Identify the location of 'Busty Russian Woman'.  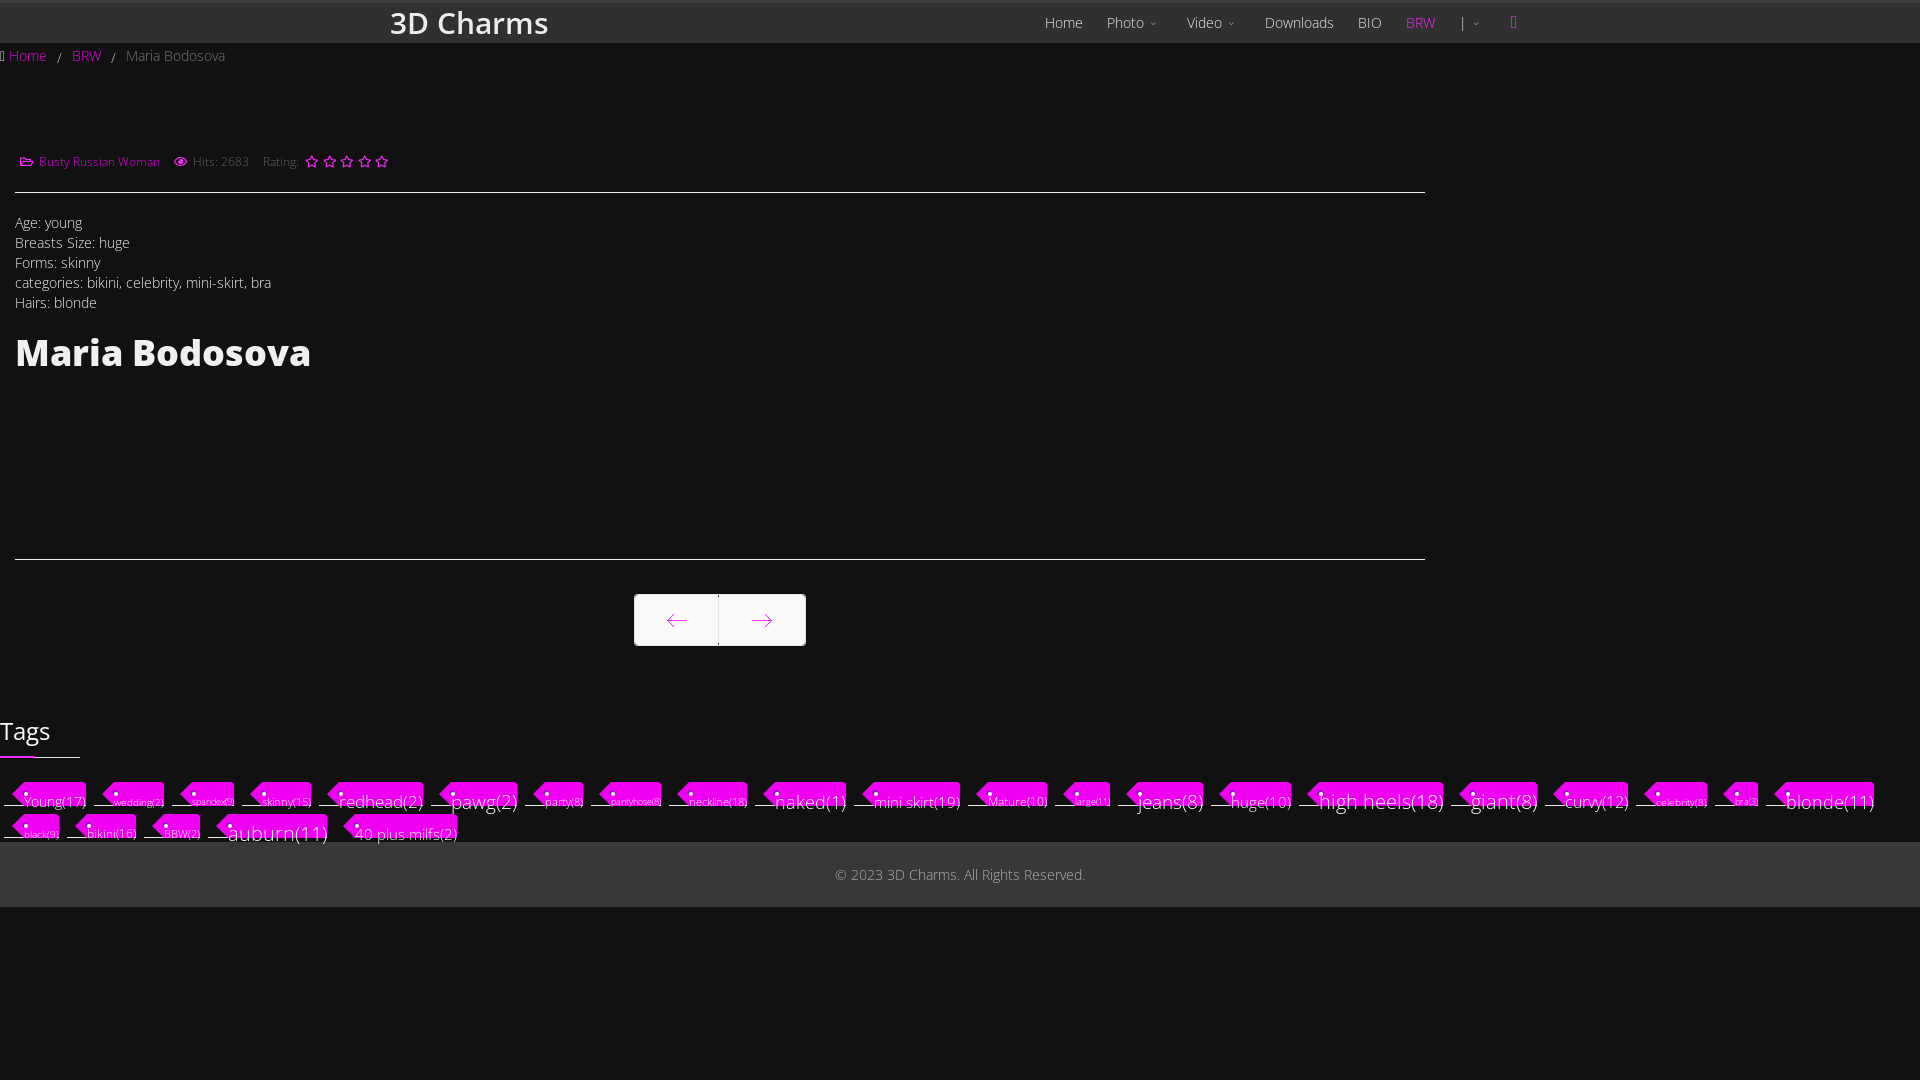
(98, 160).